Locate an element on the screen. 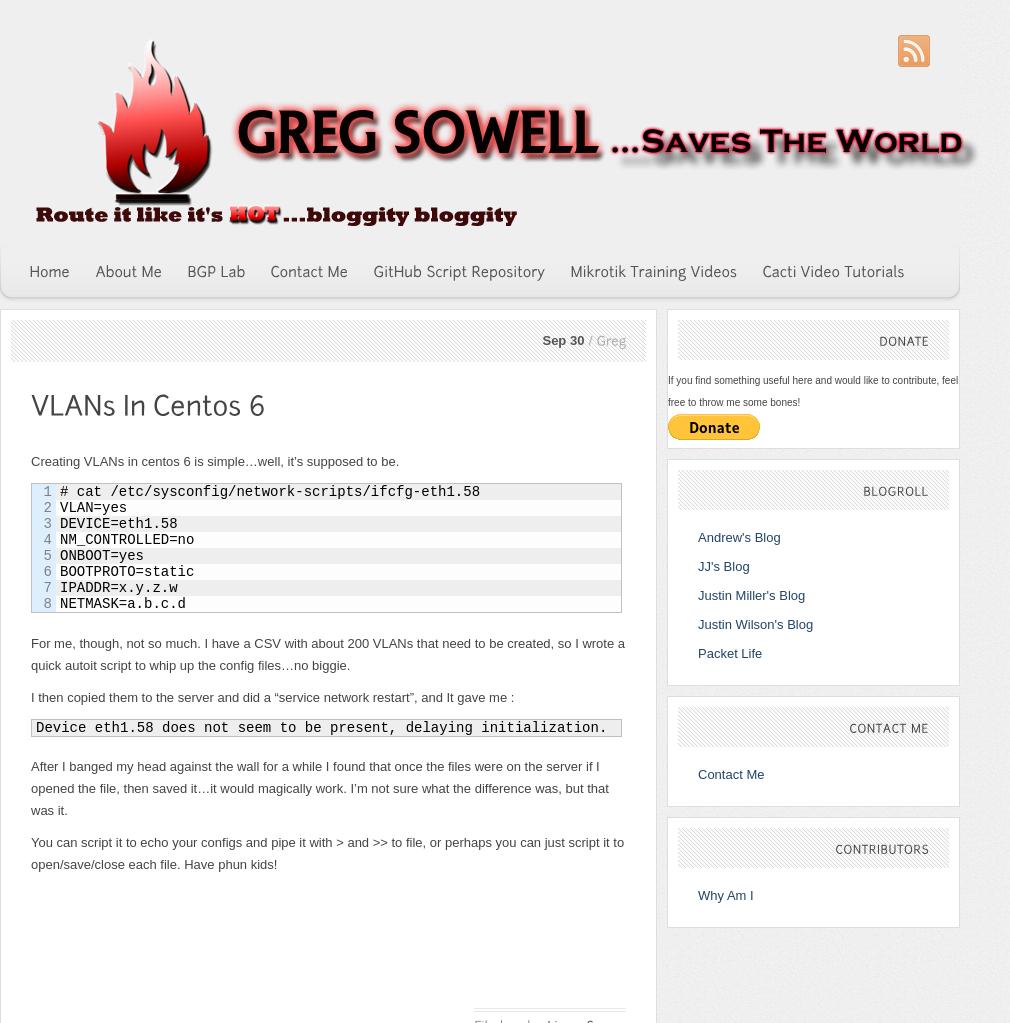 The image size is (1010, 1023). 'If you find something useful here and would like to contribute, feel free to throw me some bones!' is located at coordinates (813, 390).